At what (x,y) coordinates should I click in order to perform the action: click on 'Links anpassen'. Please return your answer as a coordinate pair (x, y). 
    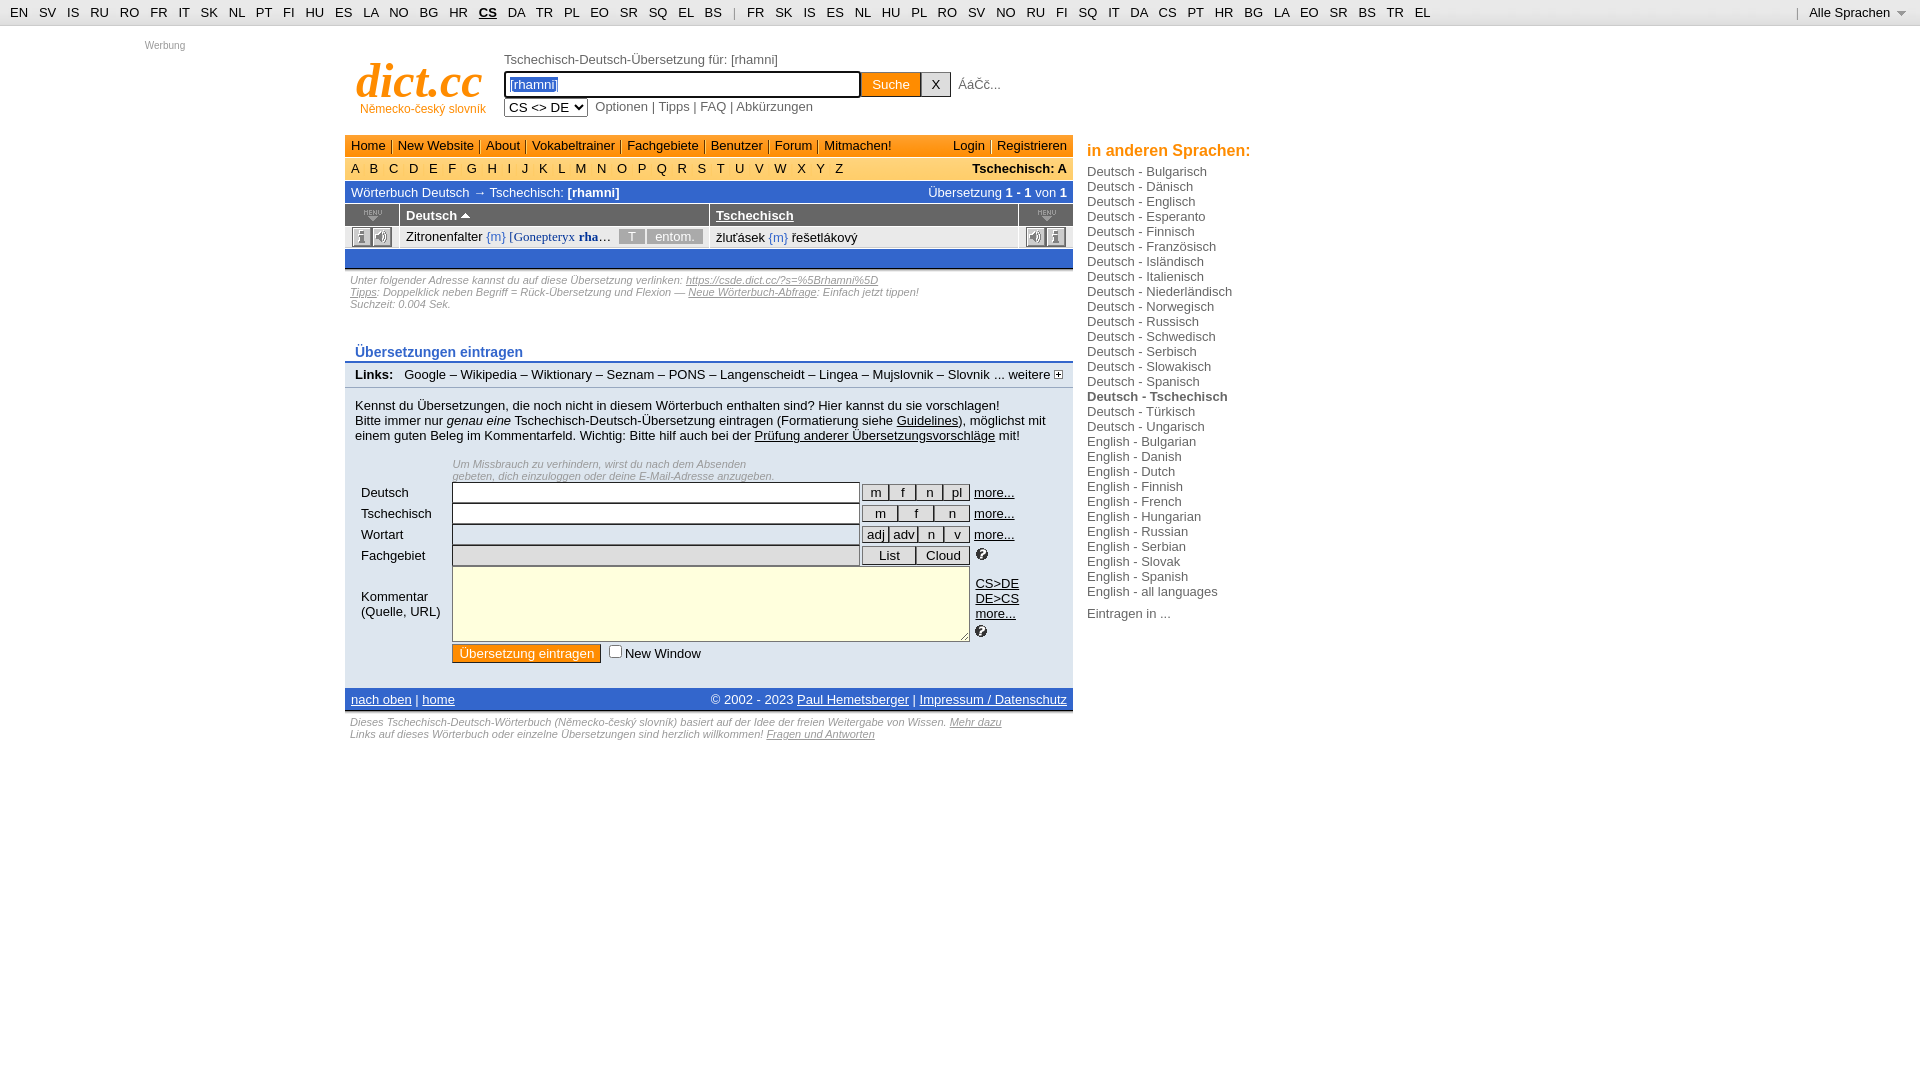
    Looking at the image, I should click on (463, 389).